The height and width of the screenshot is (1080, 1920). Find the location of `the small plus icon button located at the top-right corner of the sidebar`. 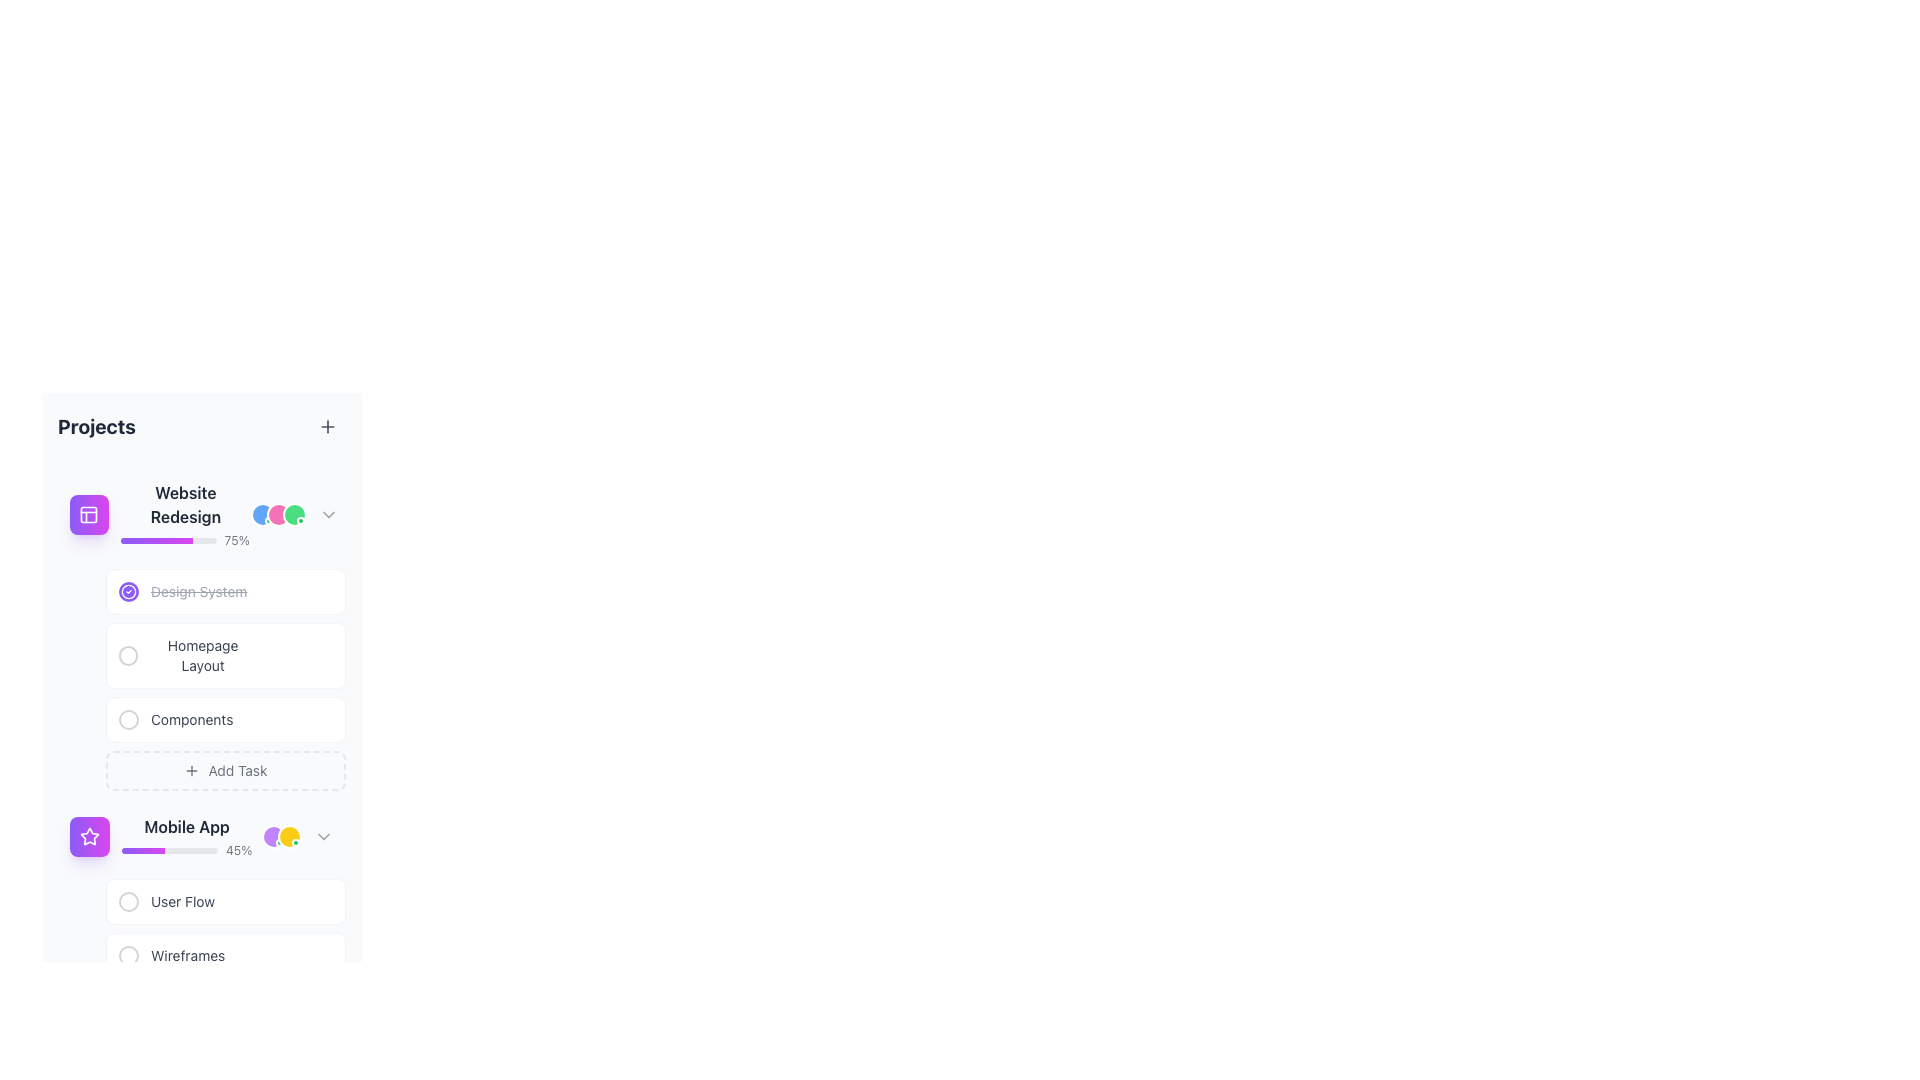

the small plus icon button located at the top-right corner of the sidebar is located at coordinates (327, 426).